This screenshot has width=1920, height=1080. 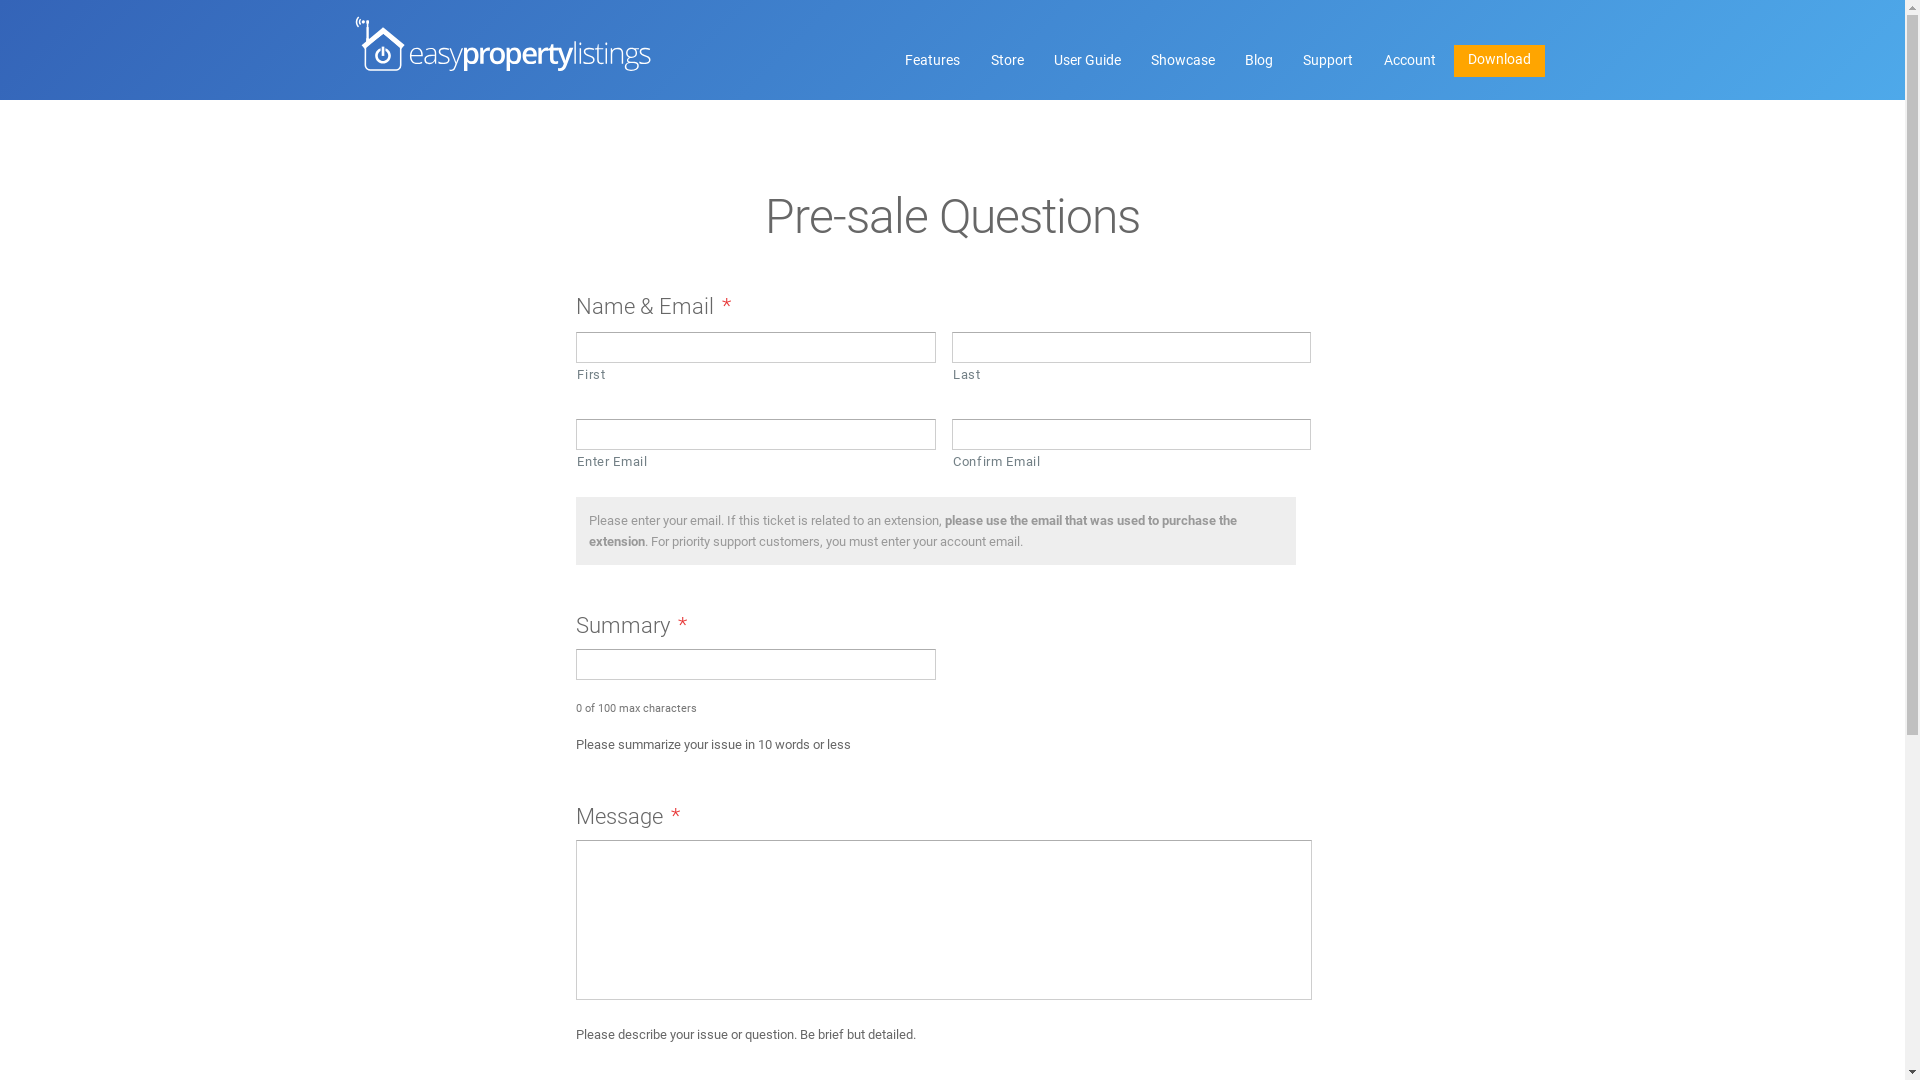 I want to click on 'Blog', so click(x=1232, y=60).